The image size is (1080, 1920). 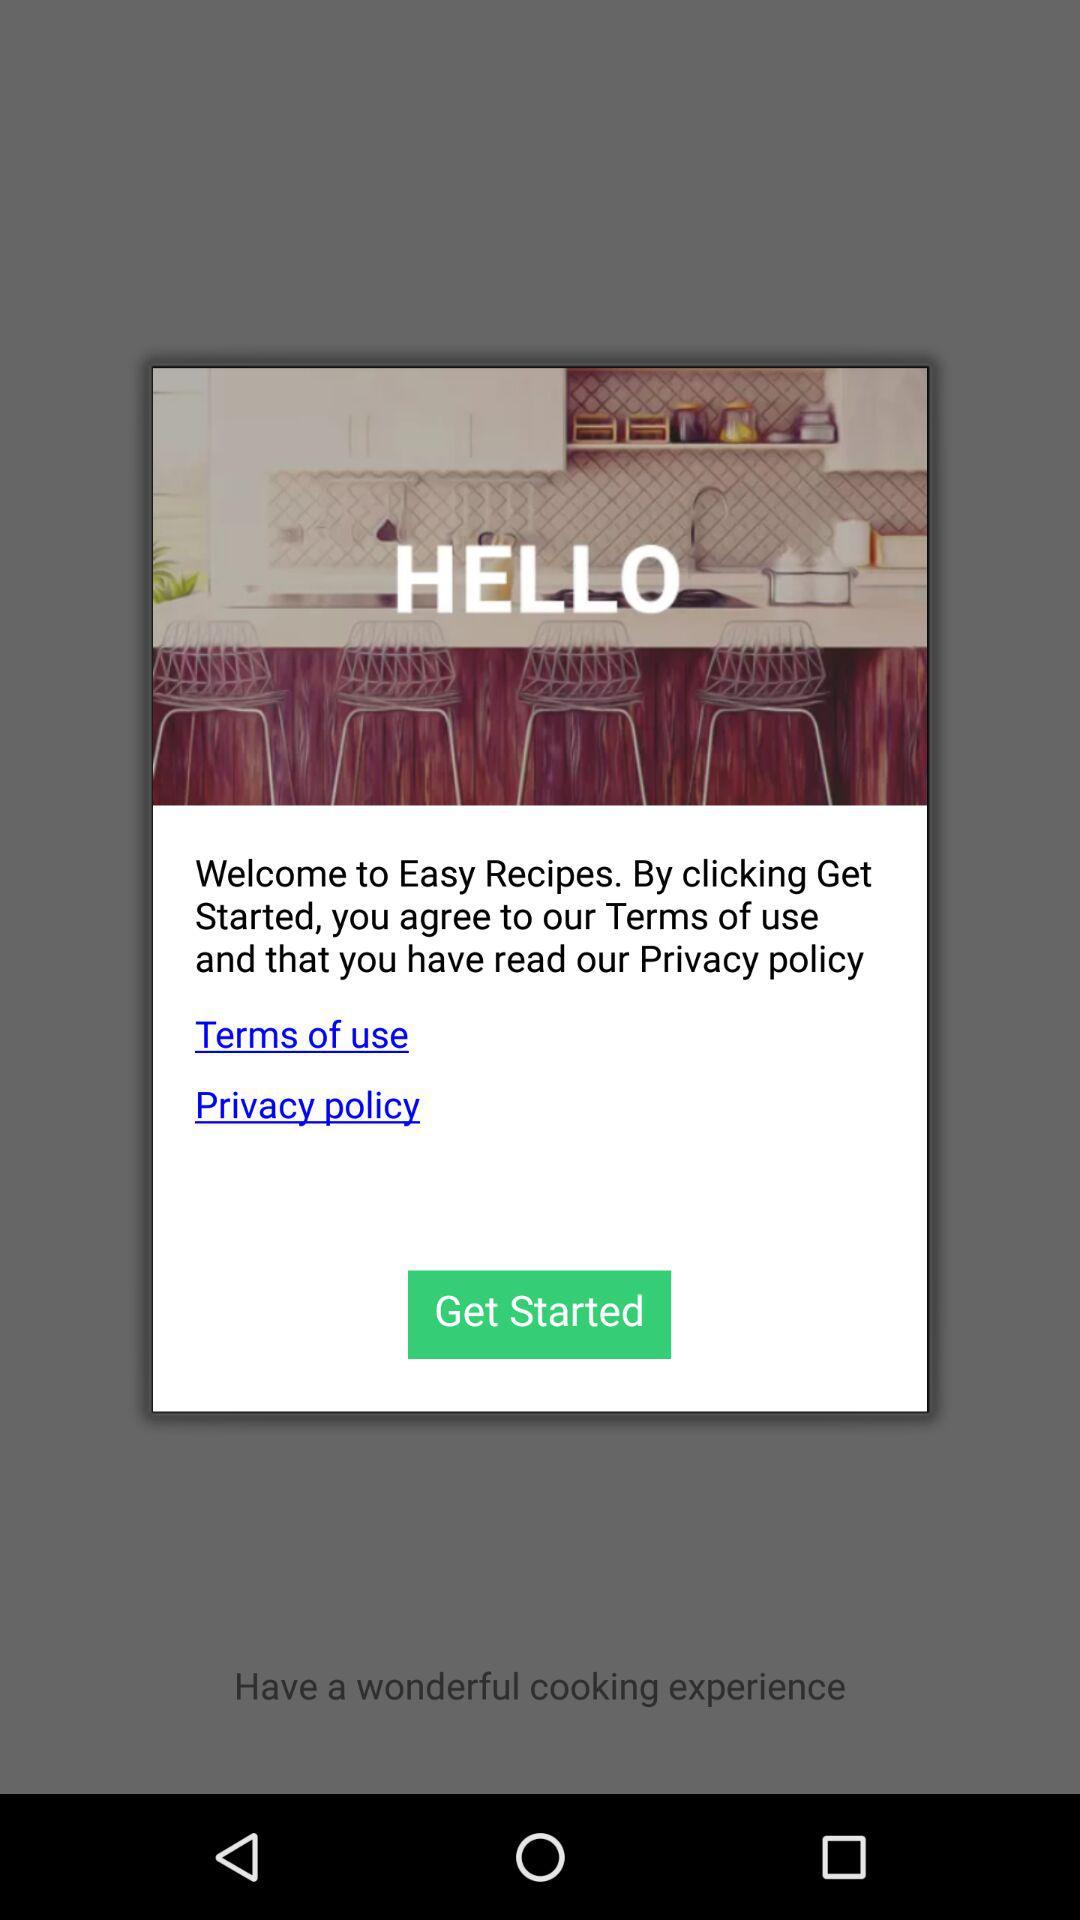 I want to click on get started, so click(x=538, y=1314).